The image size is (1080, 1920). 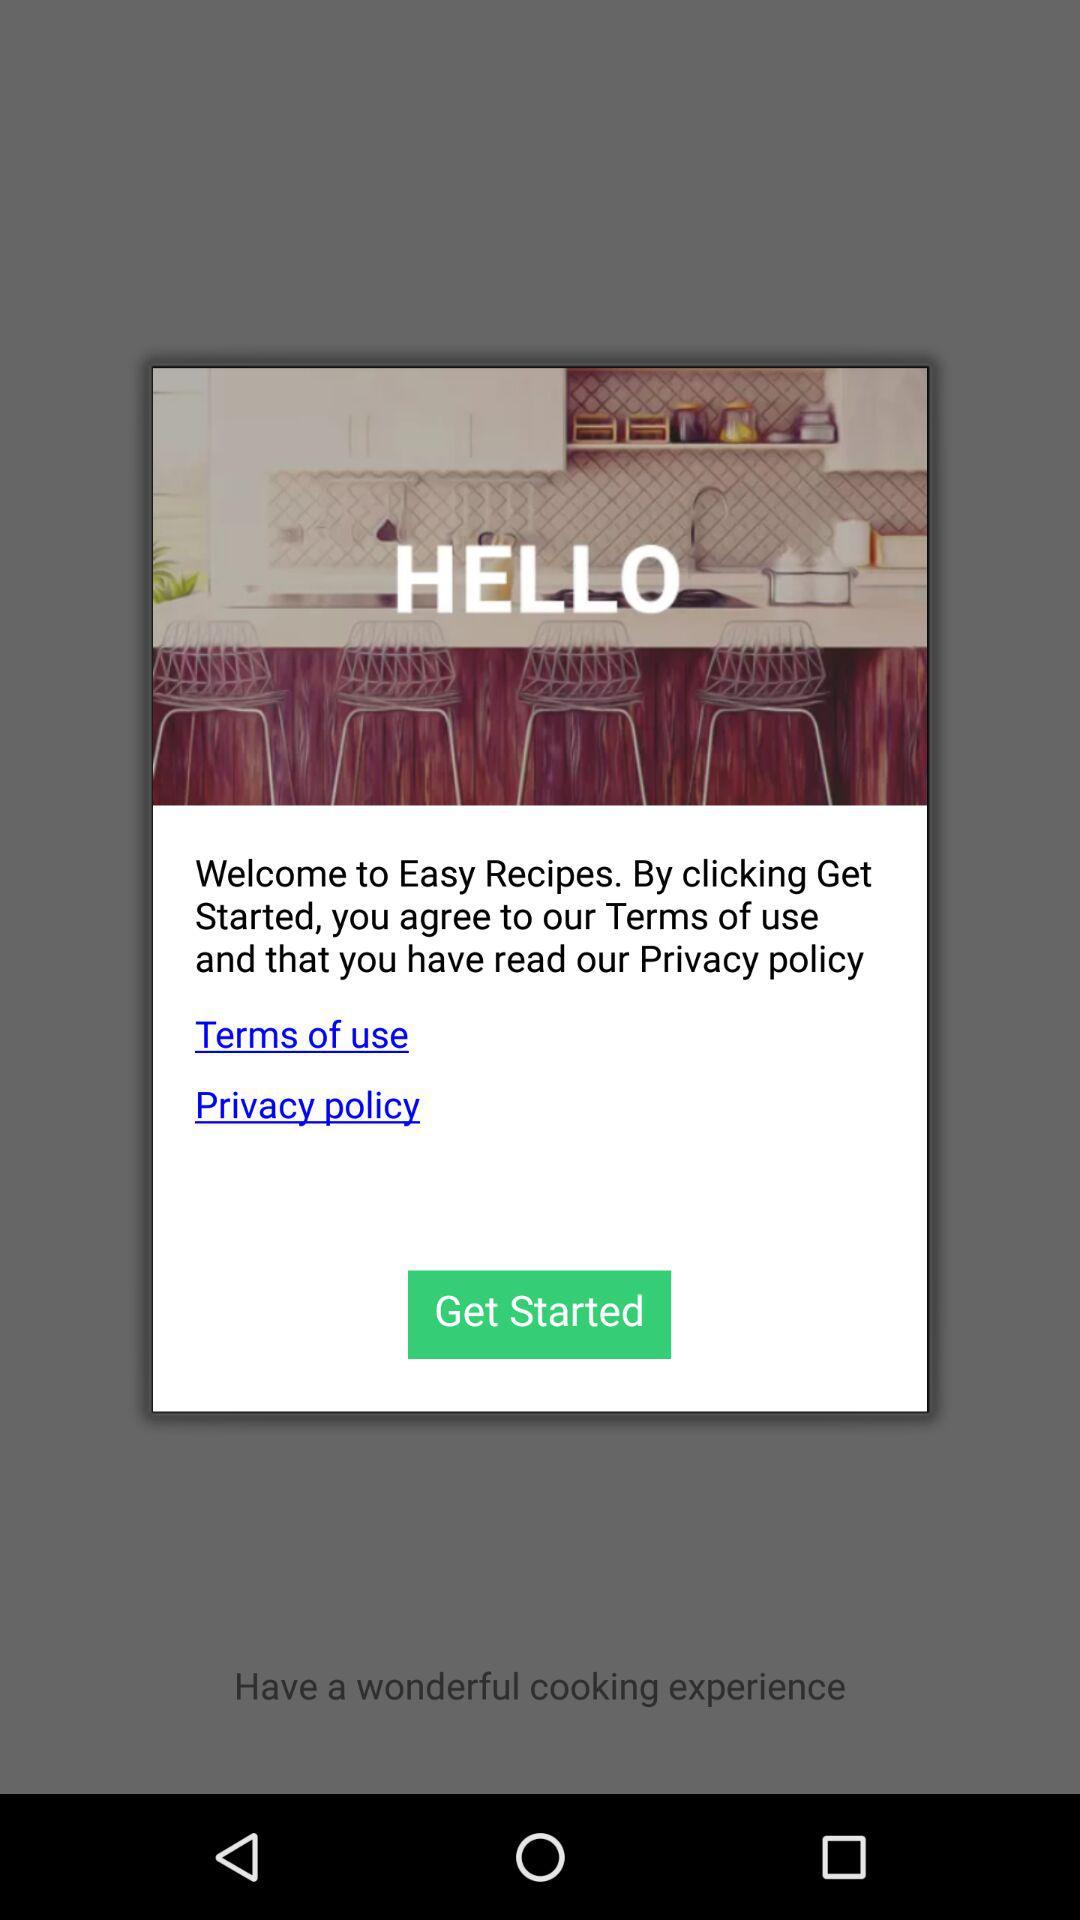 I want to click on get started, so click(x=538, y=1314).